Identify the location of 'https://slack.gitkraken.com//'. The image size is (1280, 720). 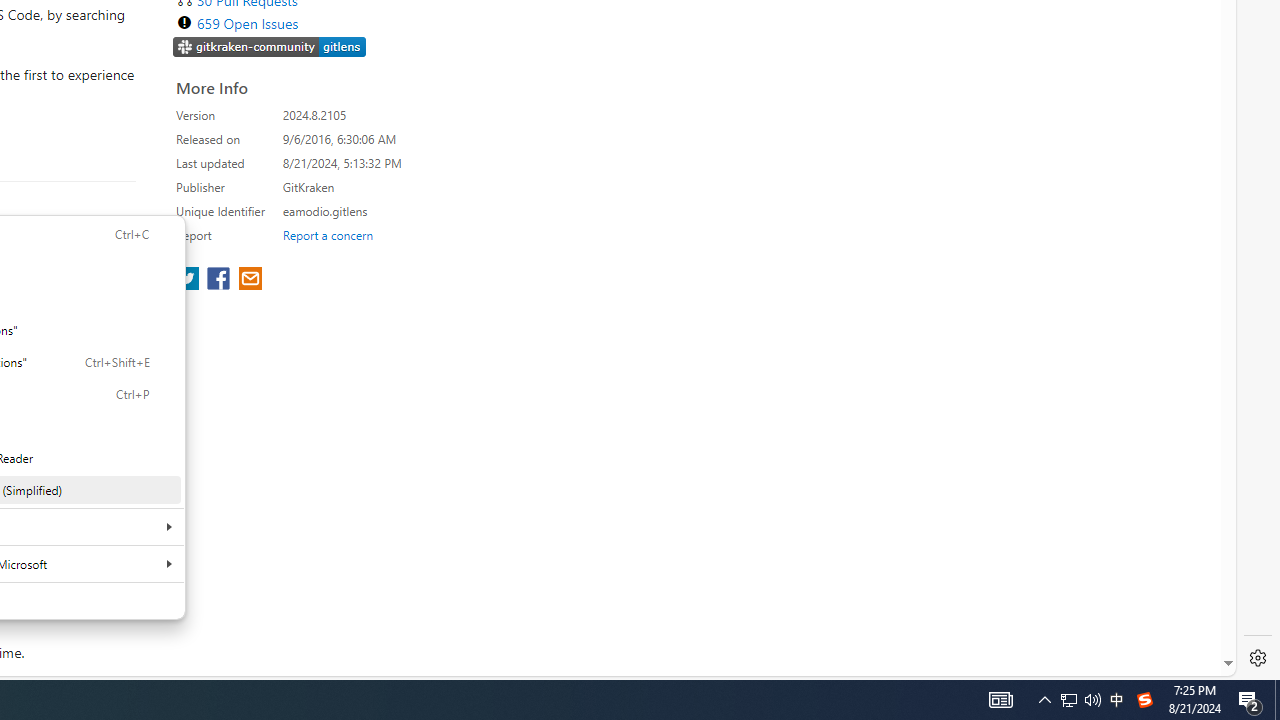
(269, 45).